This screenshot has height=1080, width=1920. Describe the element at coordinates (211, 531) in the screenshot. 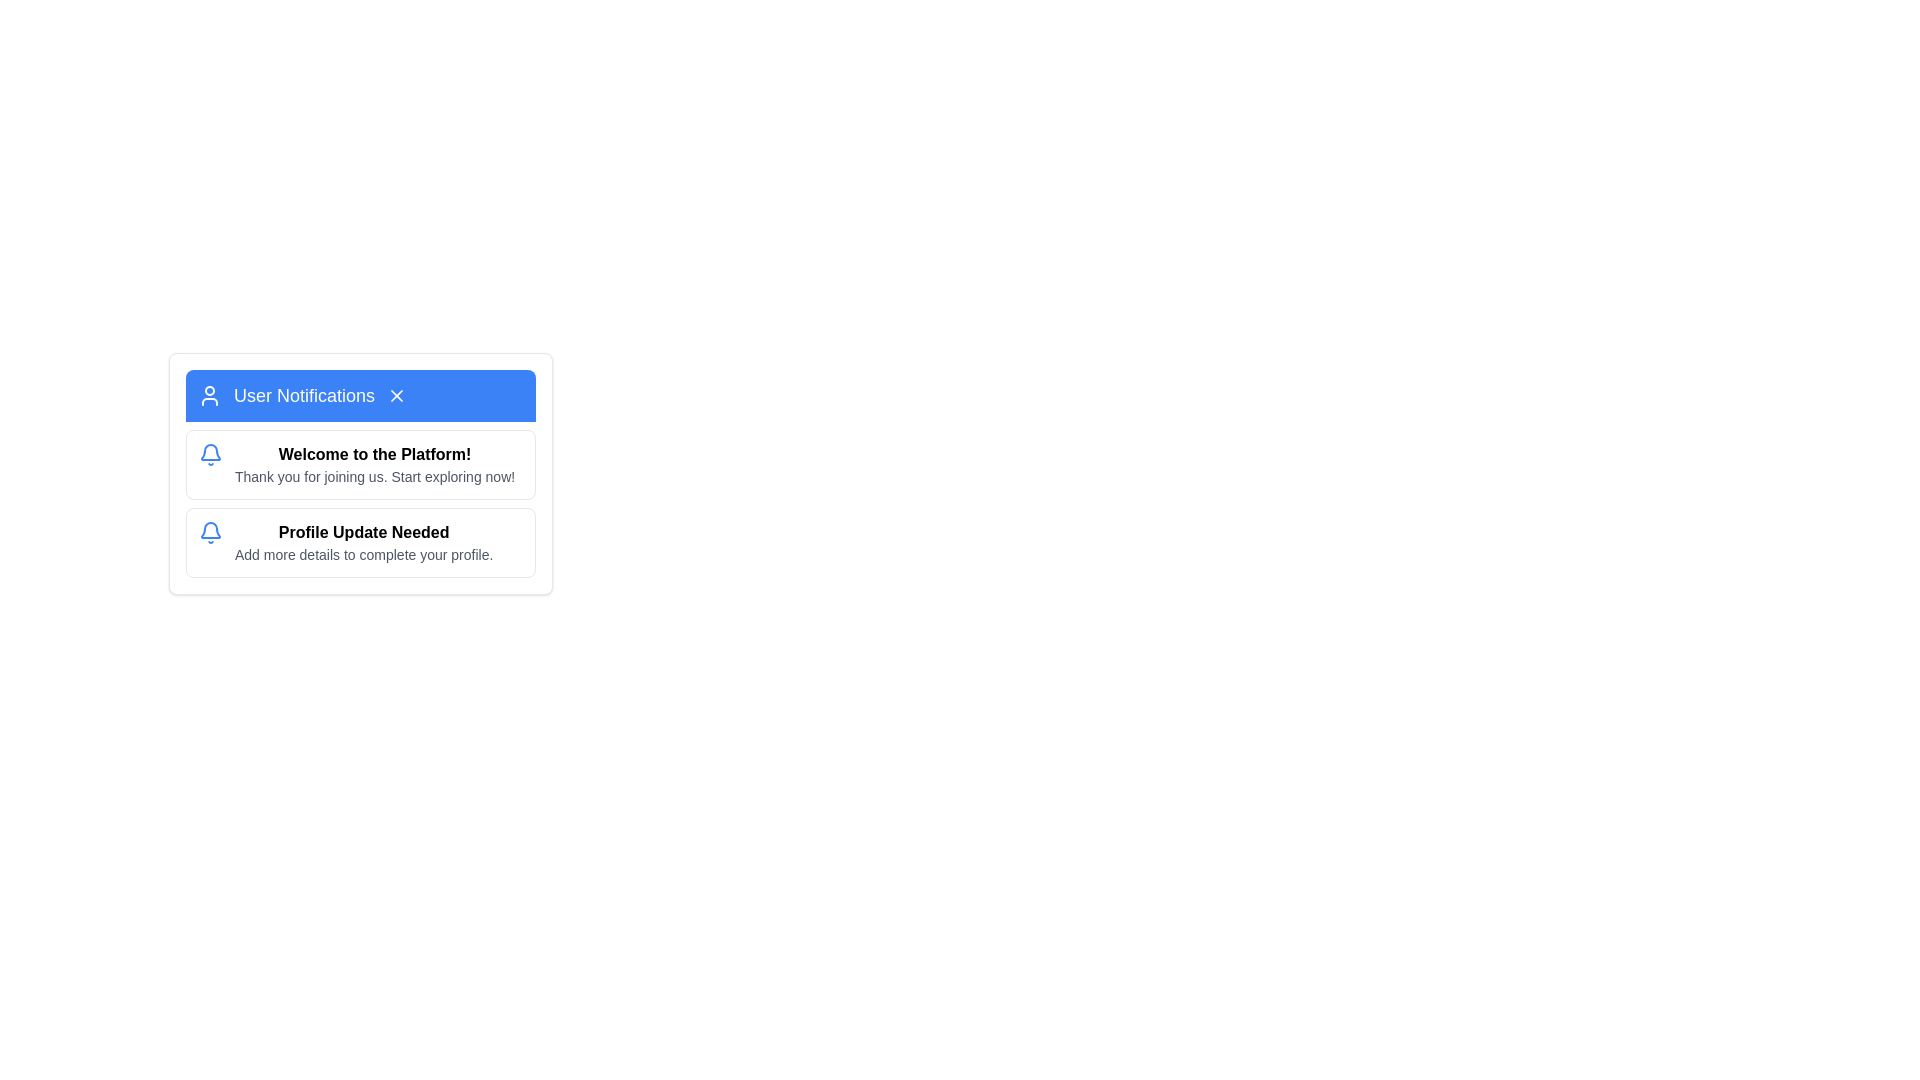

I see `the presence of the notification bell icon located at the top-left corner of the 'Profile Update Needed' section, which indicates user notifications or alerts` at that location.